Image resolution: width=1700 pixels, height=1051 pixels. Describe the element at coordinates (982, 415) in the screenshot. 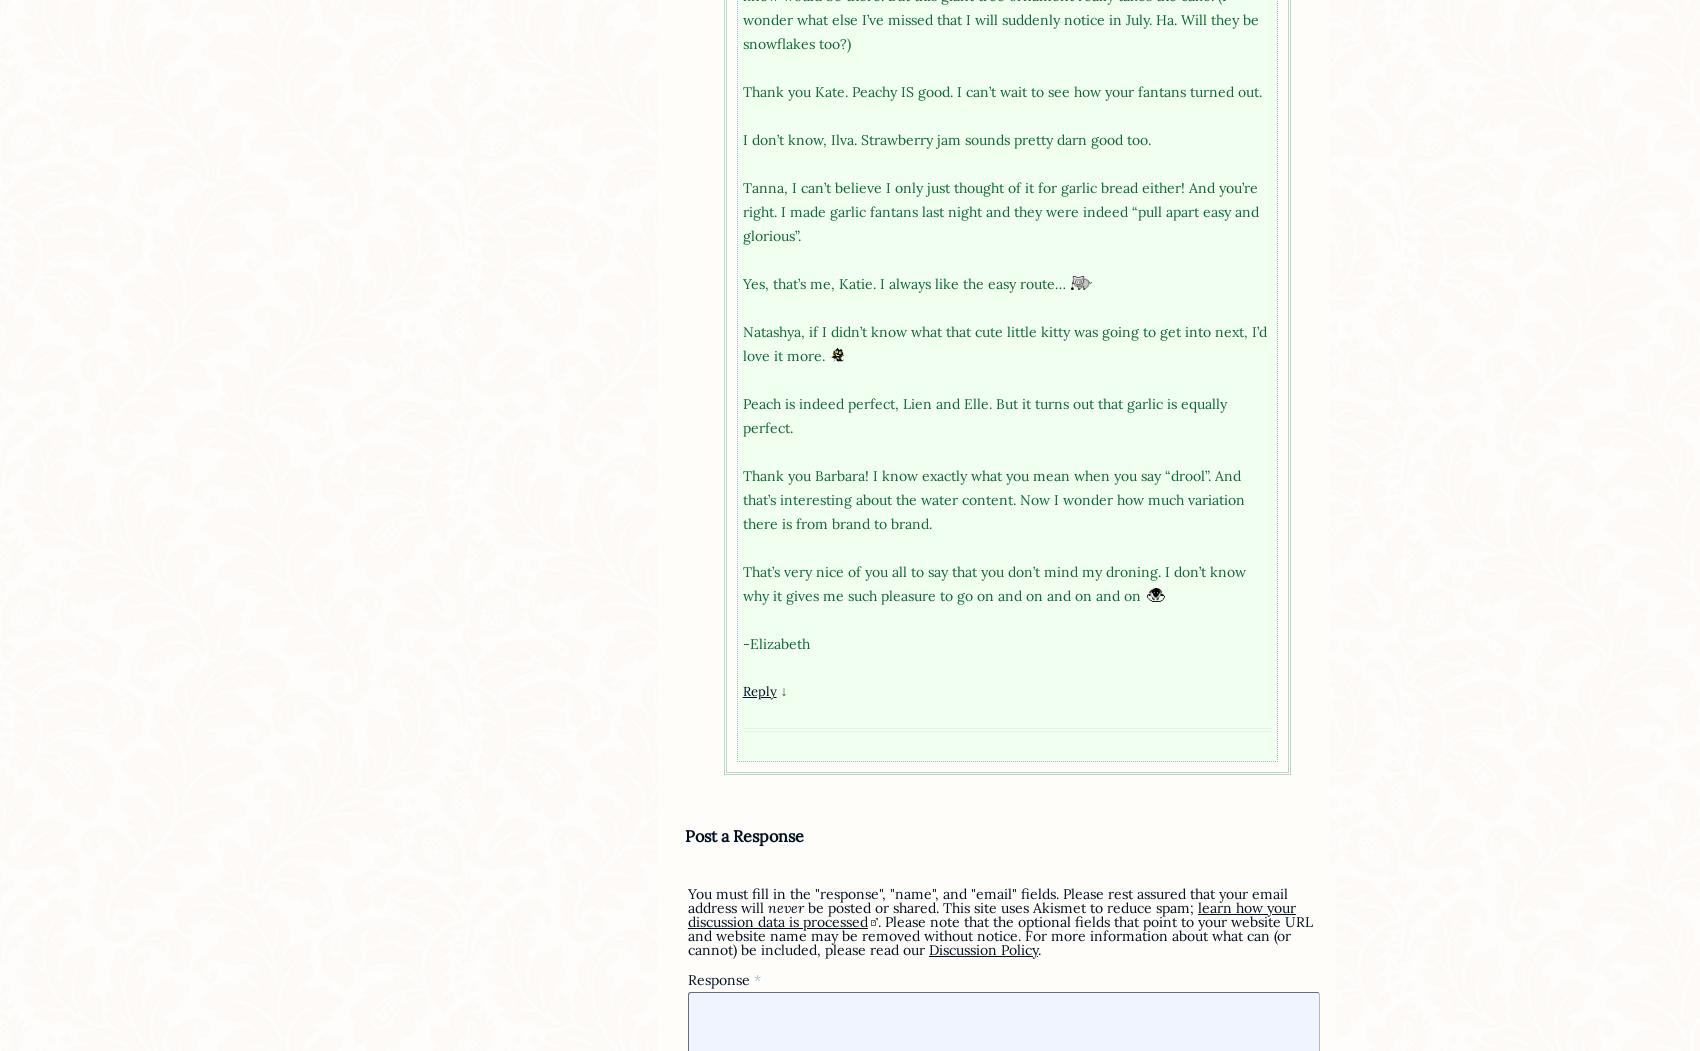

I see `'Peach is indeed perfect, Lien and Elle. But it turns out that garlic is equally perfect.'` at that location.